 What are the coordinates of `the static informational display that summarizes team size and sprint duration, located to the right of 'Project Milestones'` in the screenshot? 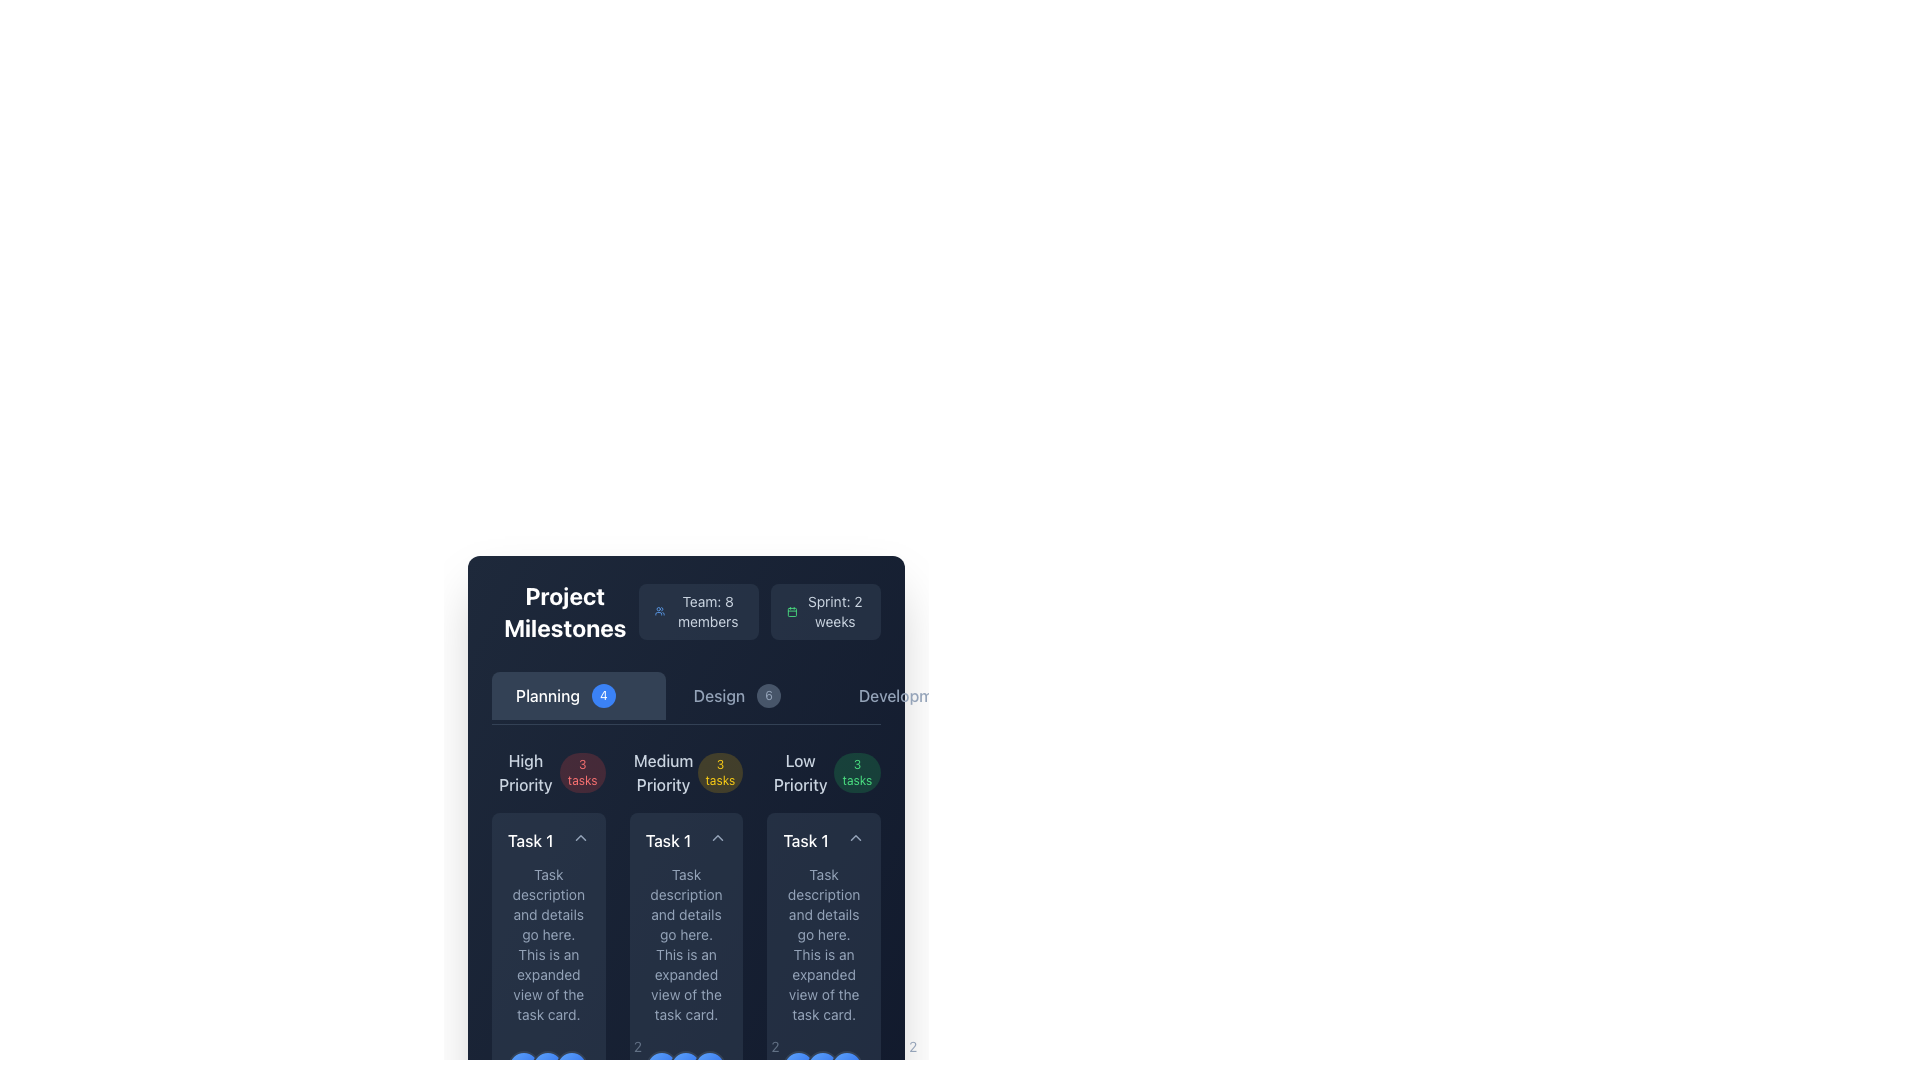 It's located at (758, 611).